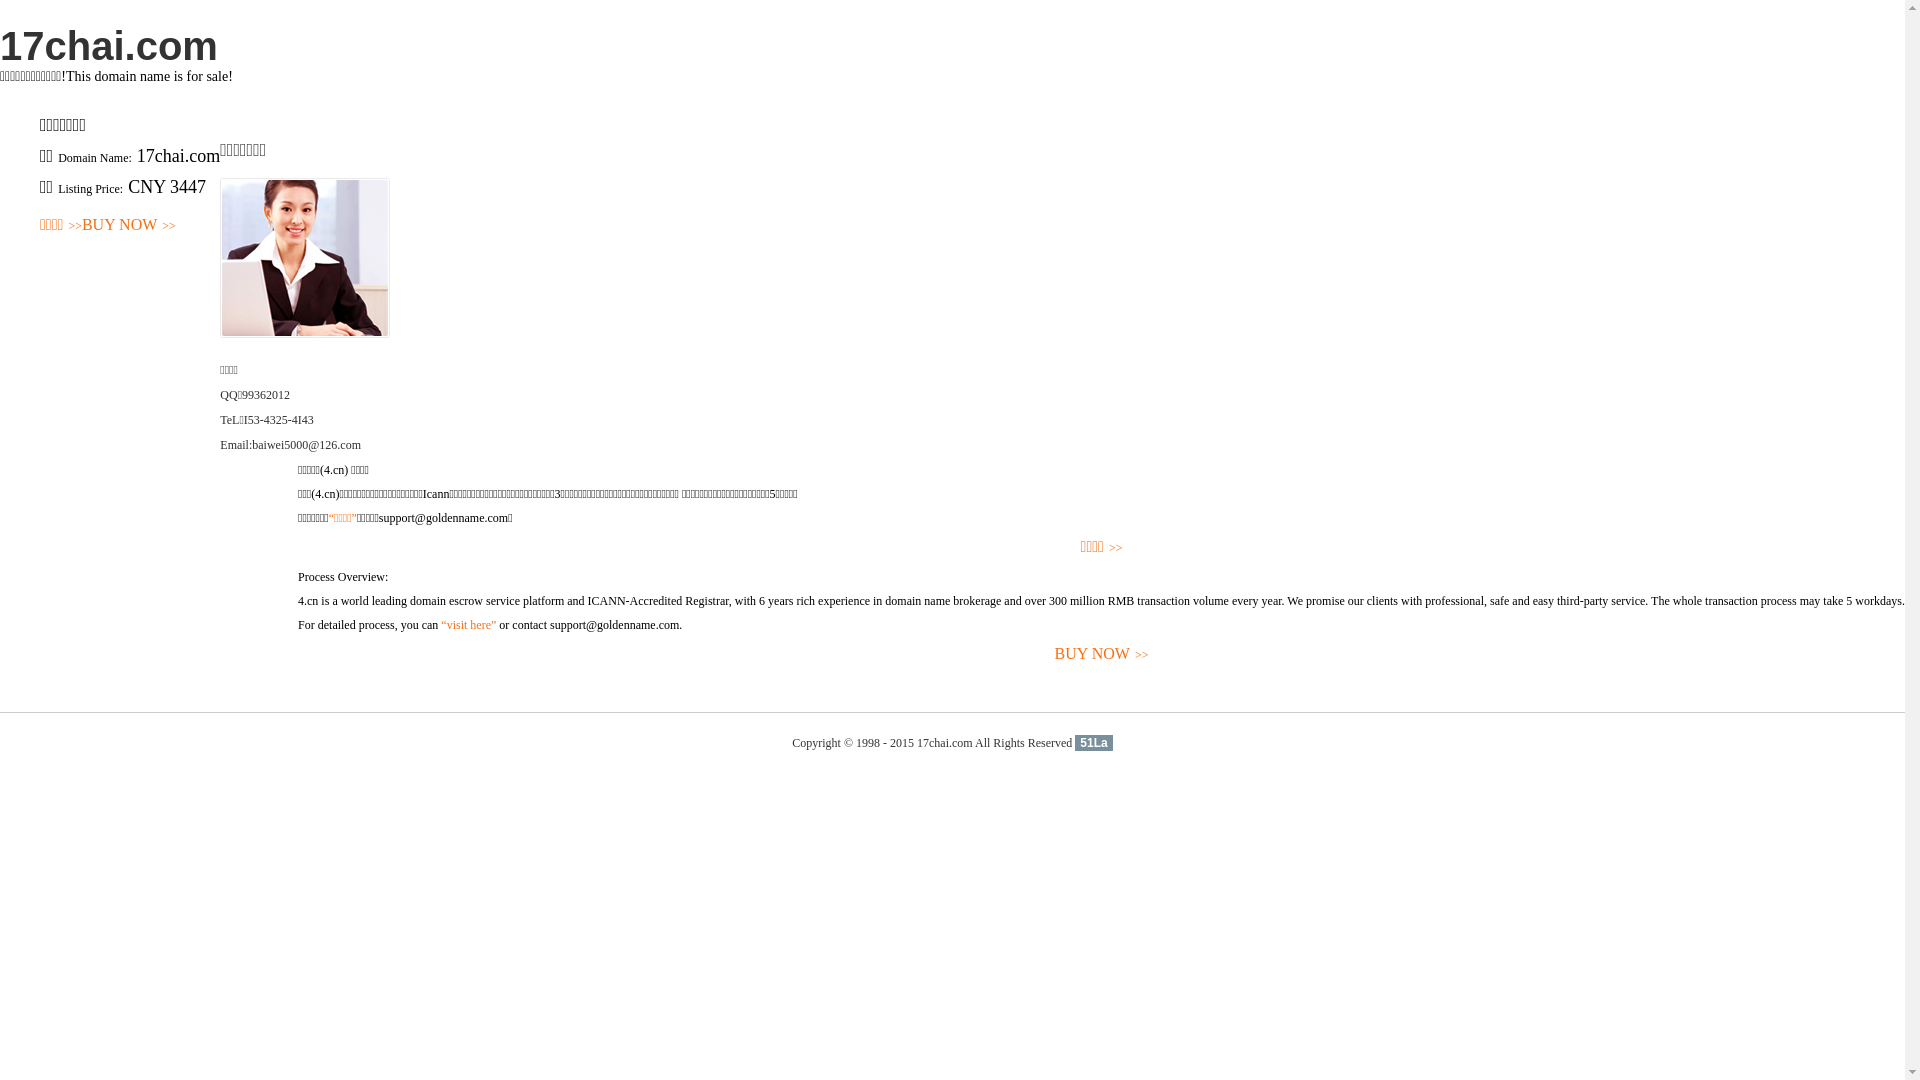  What do you see at coordinates (1074, 743) in the screenshot?
I see `'51La'` at bounding box center [1074, 743].